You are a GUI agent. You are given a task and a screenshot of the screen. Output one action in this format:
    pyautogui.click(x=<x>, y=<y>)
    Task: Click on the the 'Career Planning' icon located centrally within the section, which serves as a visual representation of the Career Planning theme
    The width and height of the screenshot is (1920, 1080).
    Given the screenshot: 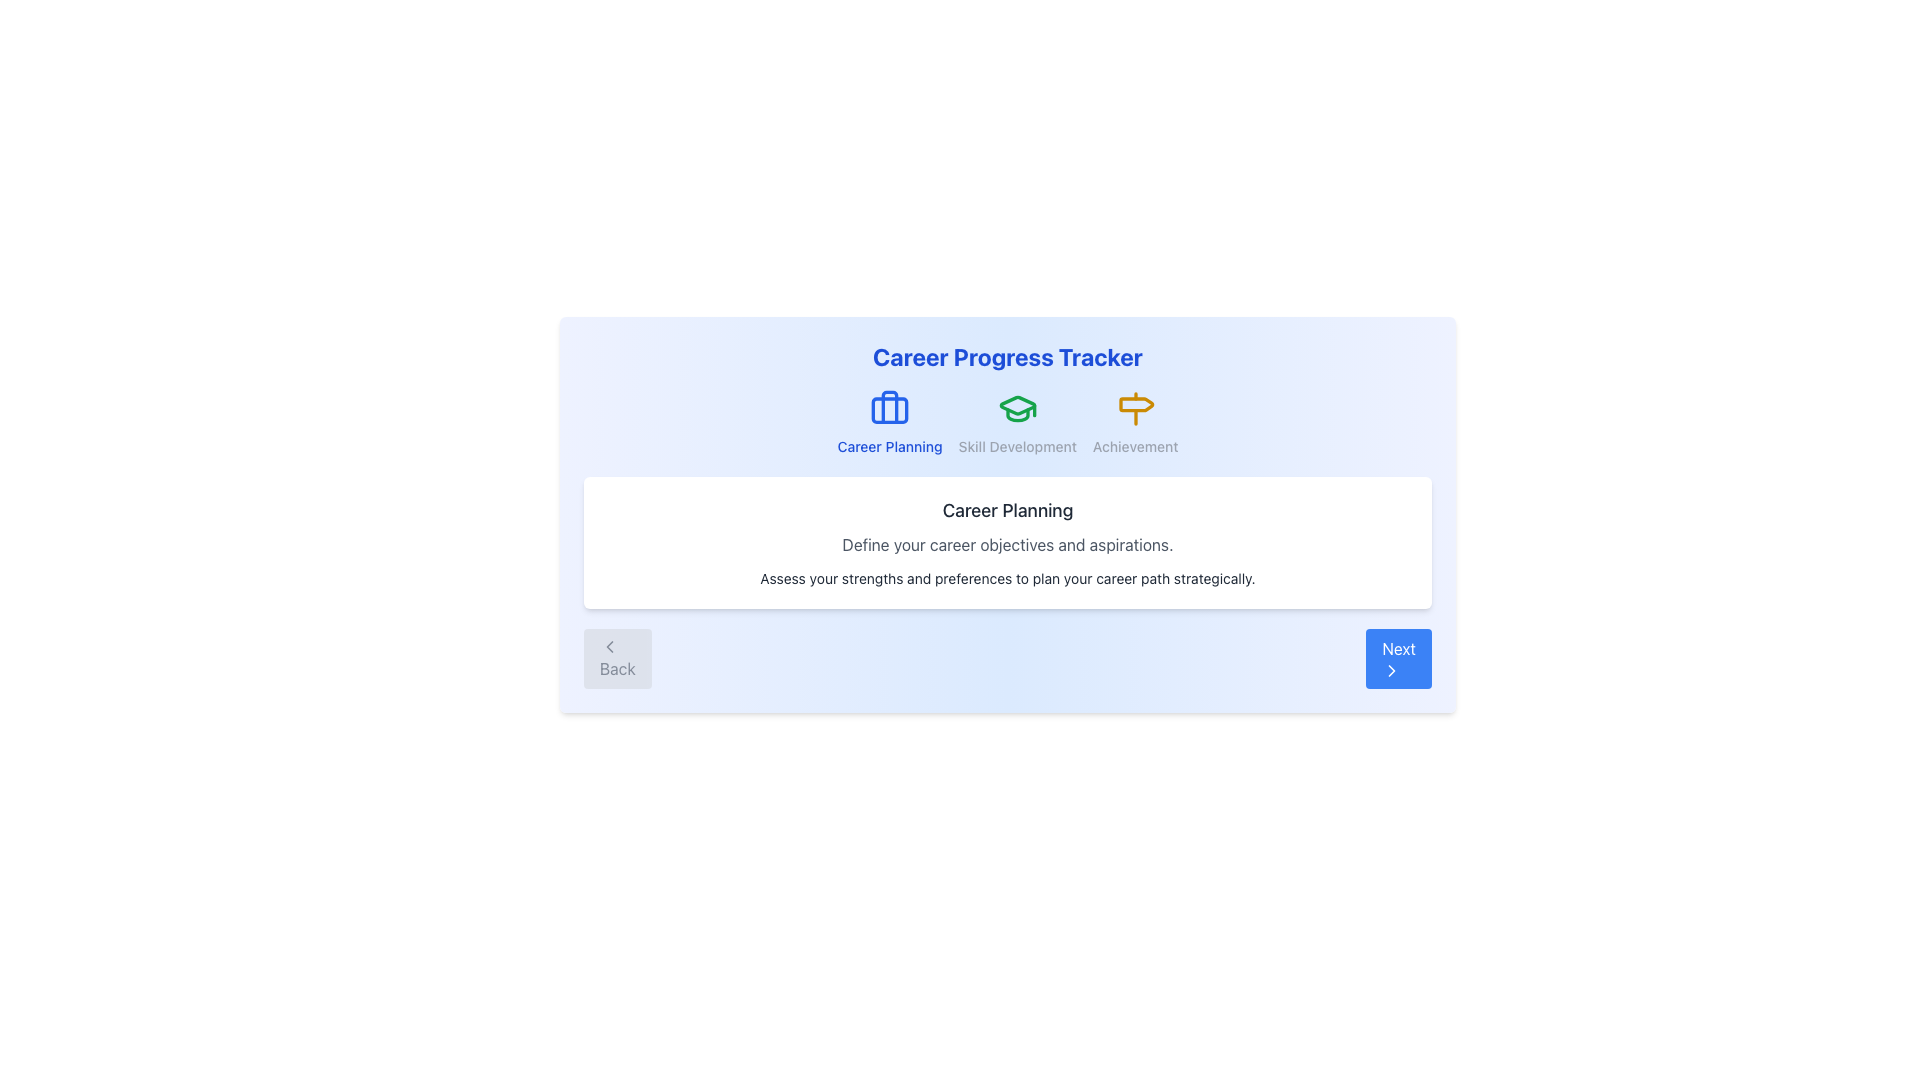 What is the action you would take?
    pyautogui.click(x=888, y=407)
    